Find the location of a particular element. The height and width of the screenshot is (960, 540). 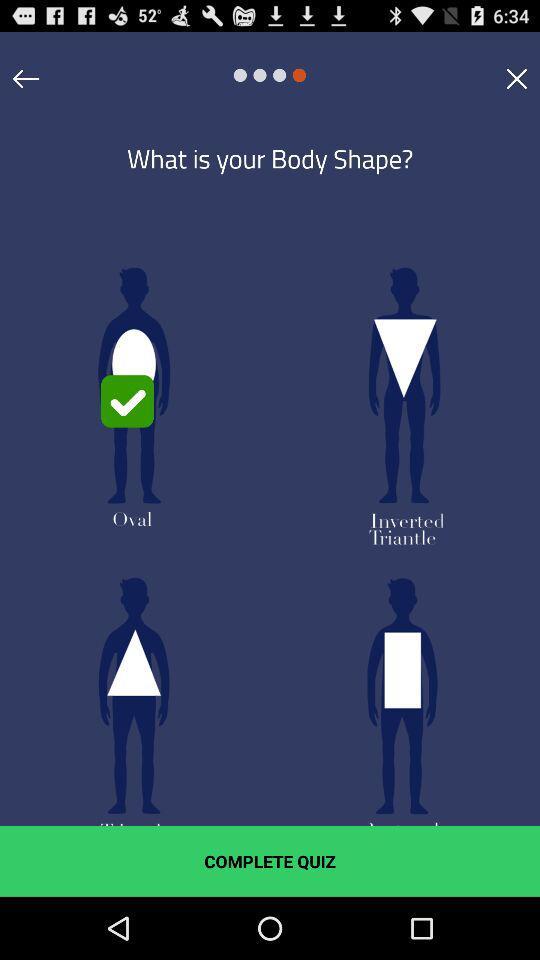

complete quiz item is located at coordinates (270, 860).